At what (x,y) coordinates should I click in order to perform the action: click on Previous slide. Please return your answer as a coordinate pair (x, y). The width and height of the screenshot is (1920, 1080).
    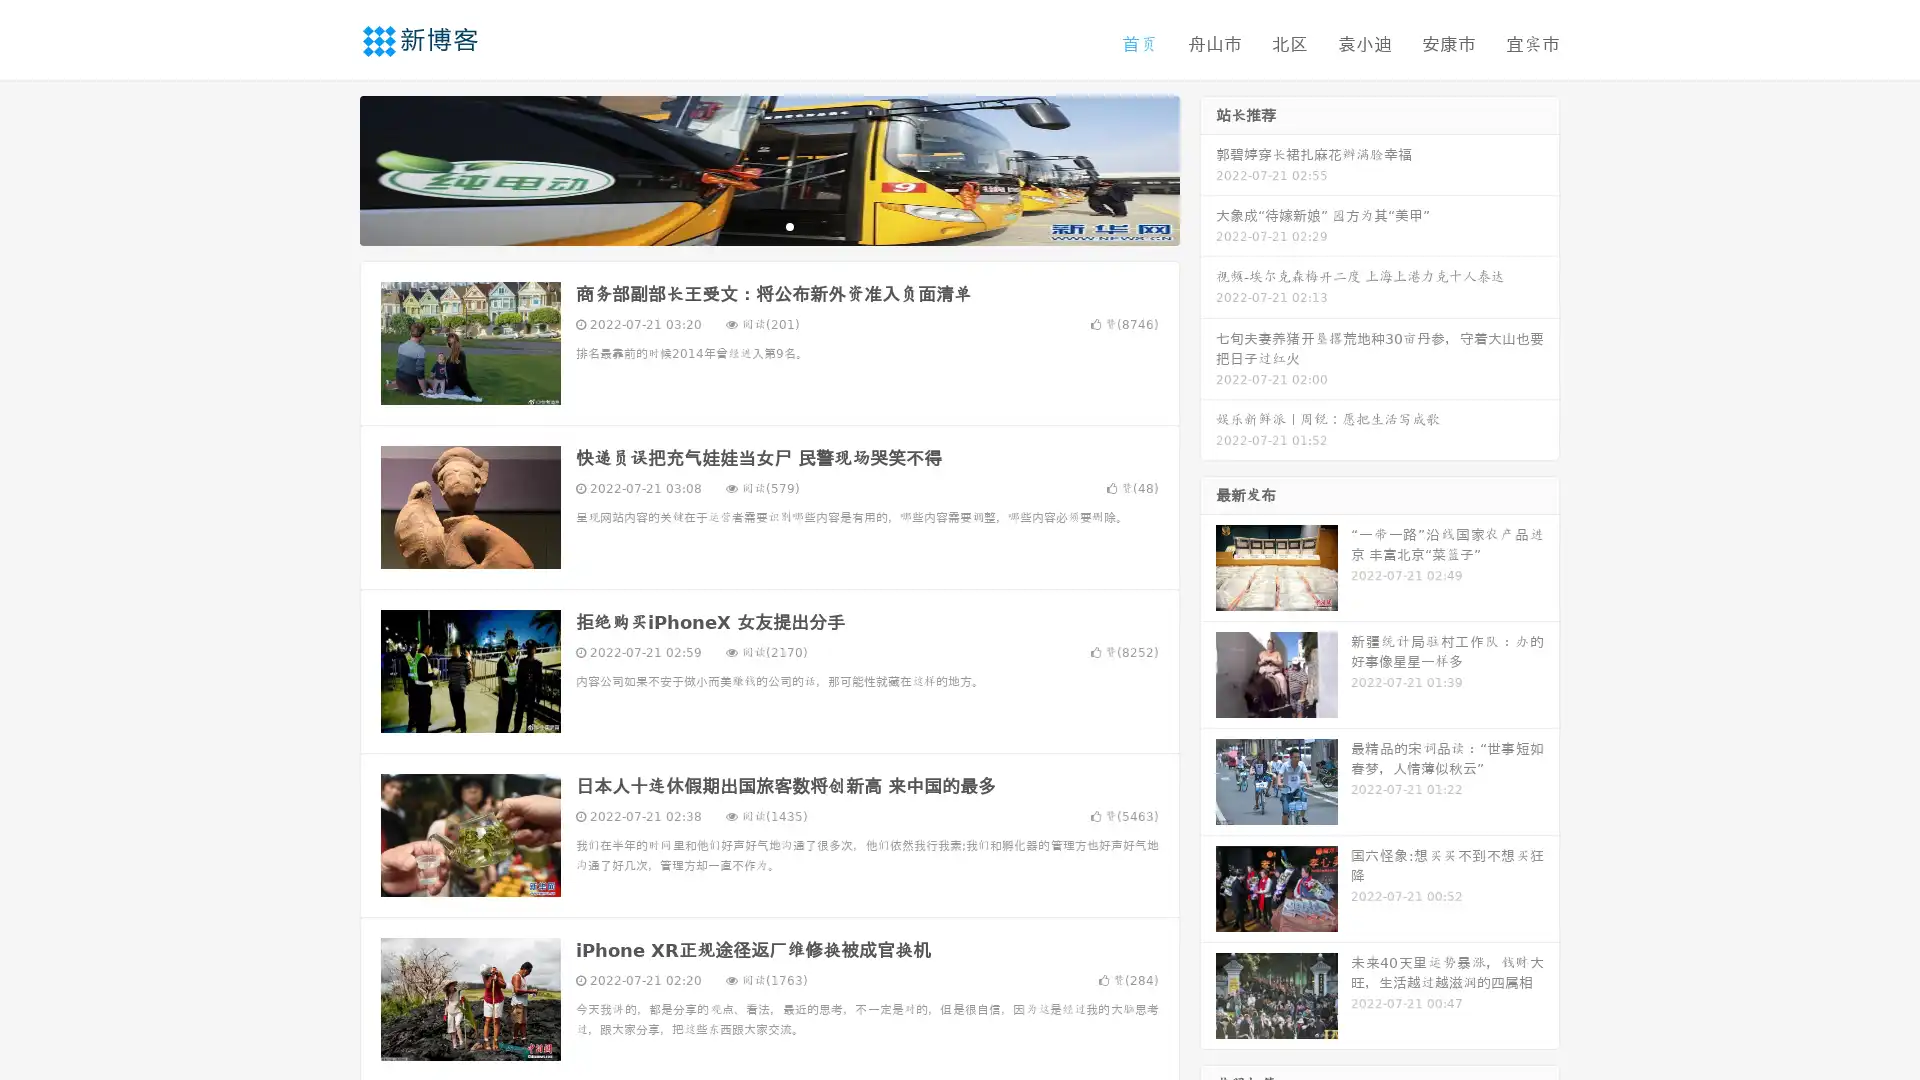
    Looking at the image, I should click on (330, 168).